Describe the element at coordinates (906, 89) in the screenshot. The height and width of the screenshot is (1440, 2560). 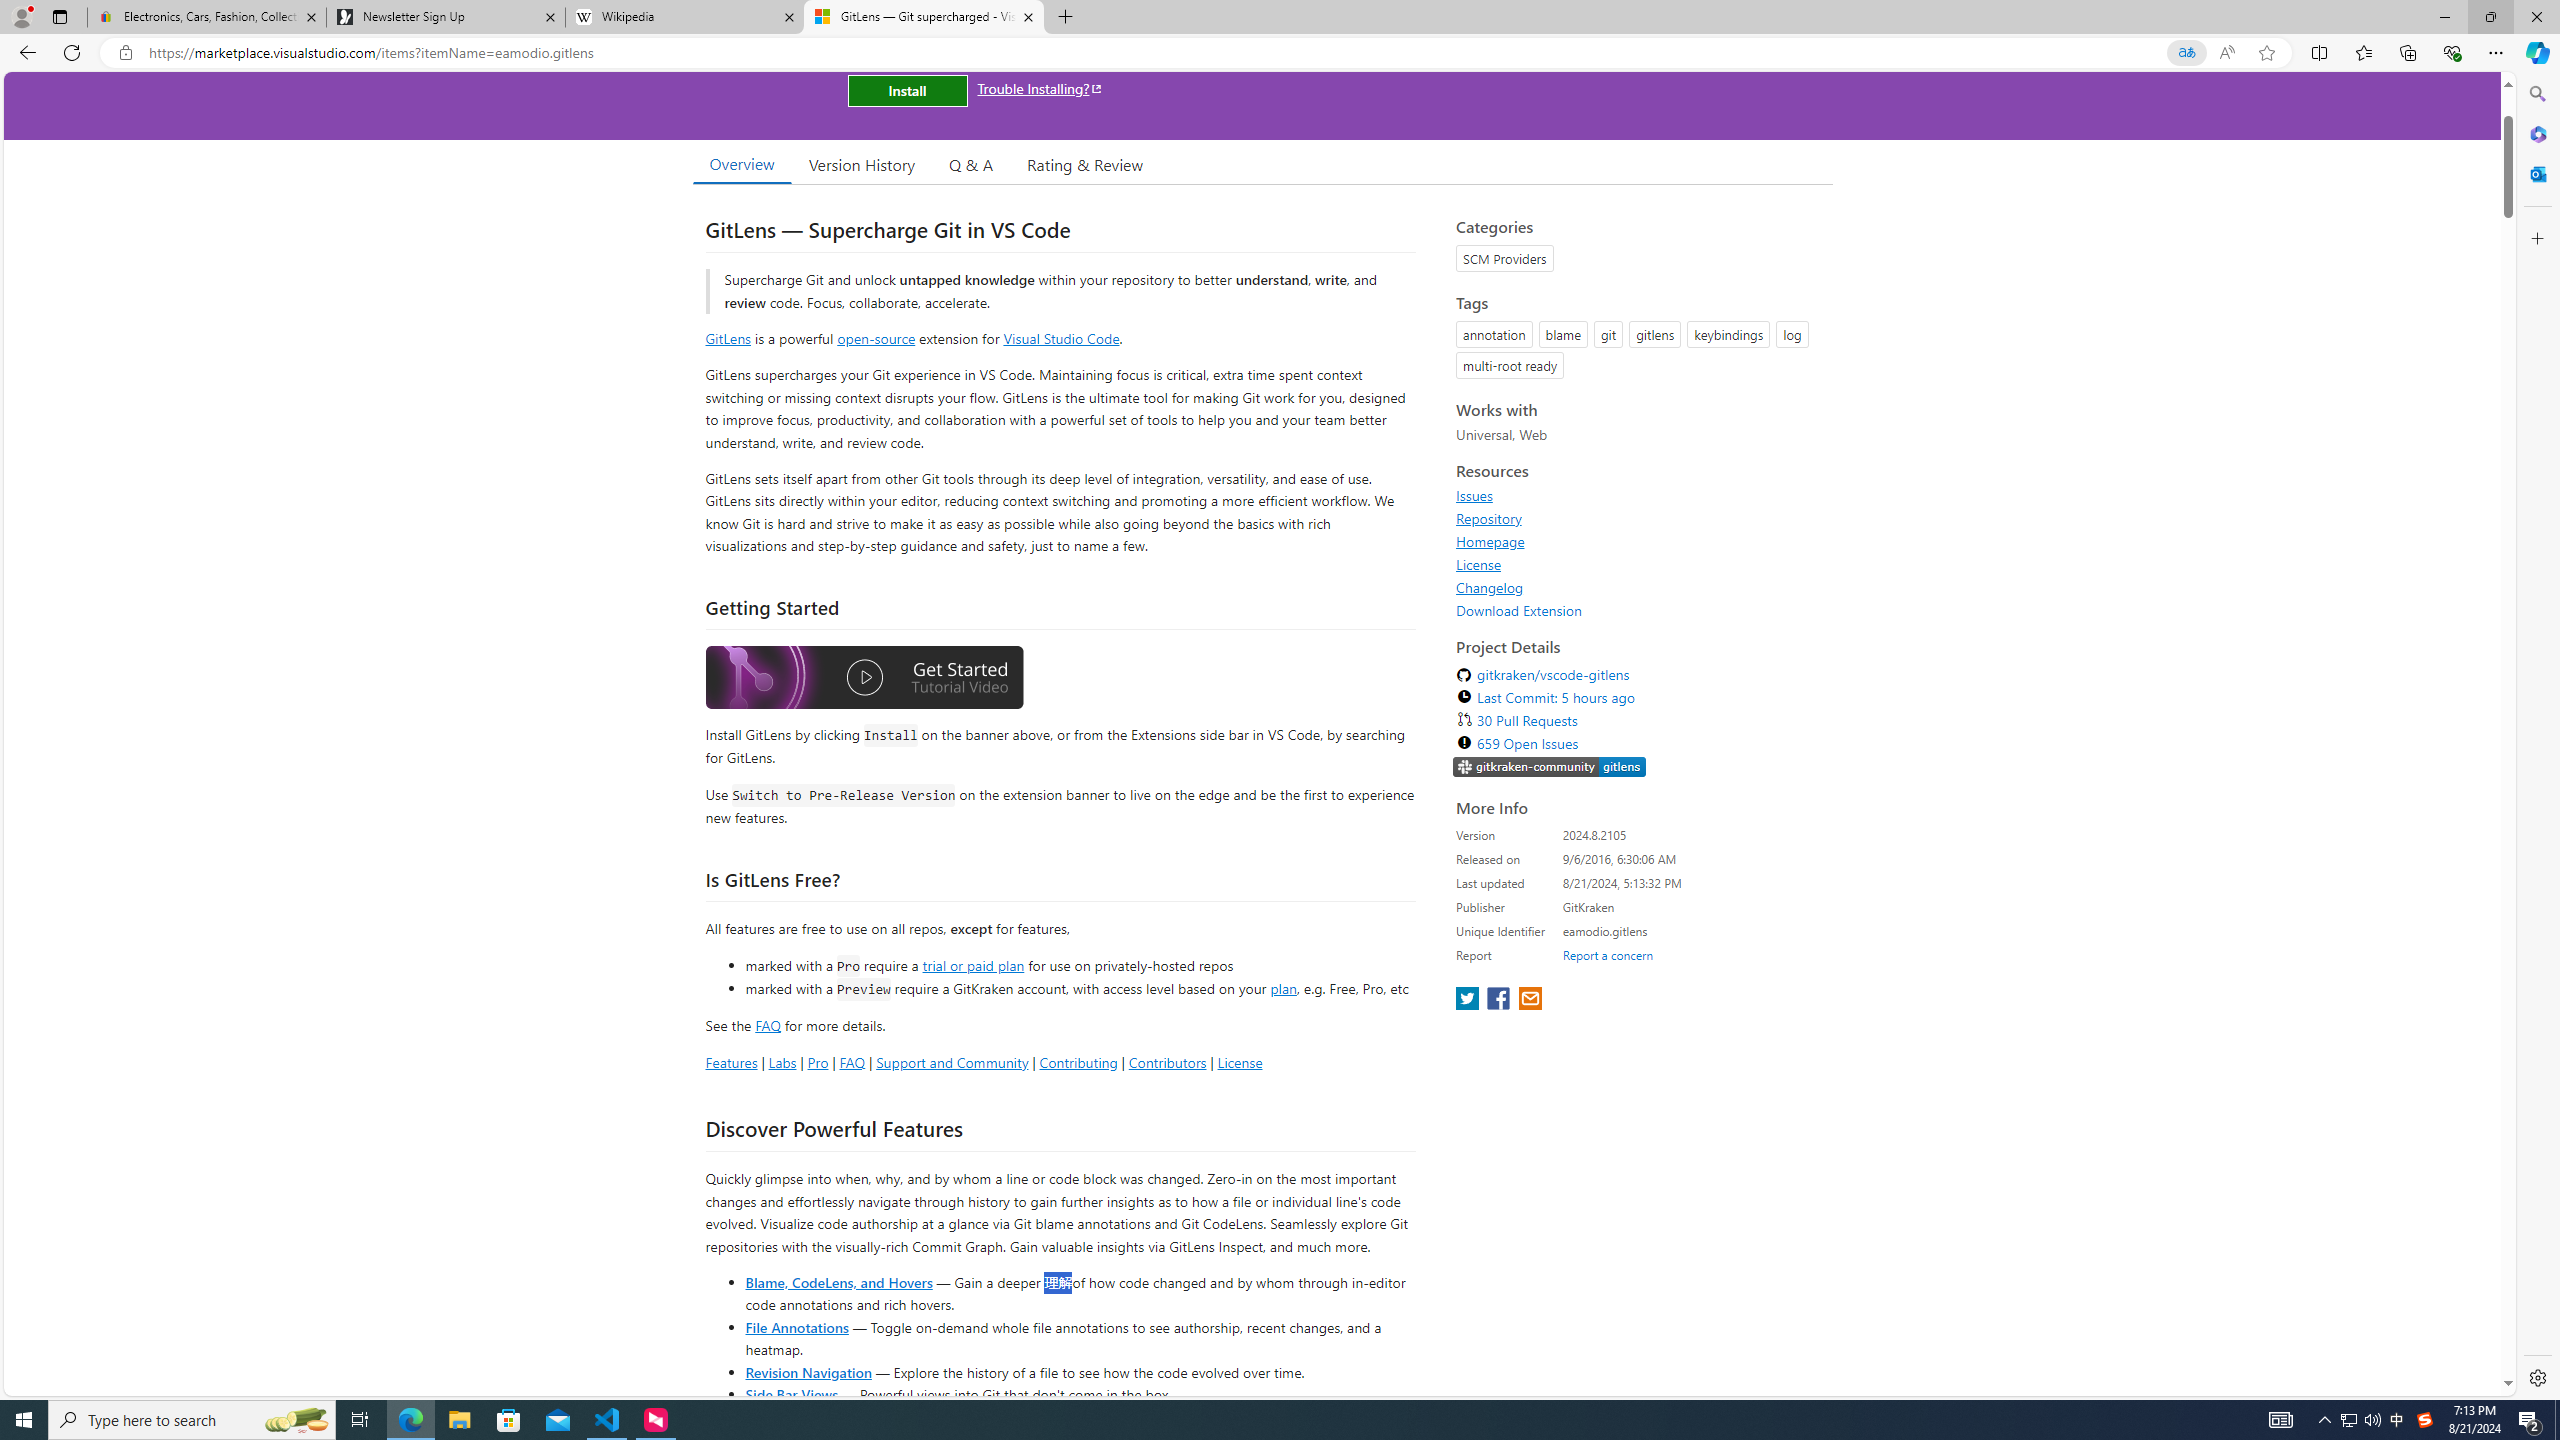
I see `'Install'` at that location.